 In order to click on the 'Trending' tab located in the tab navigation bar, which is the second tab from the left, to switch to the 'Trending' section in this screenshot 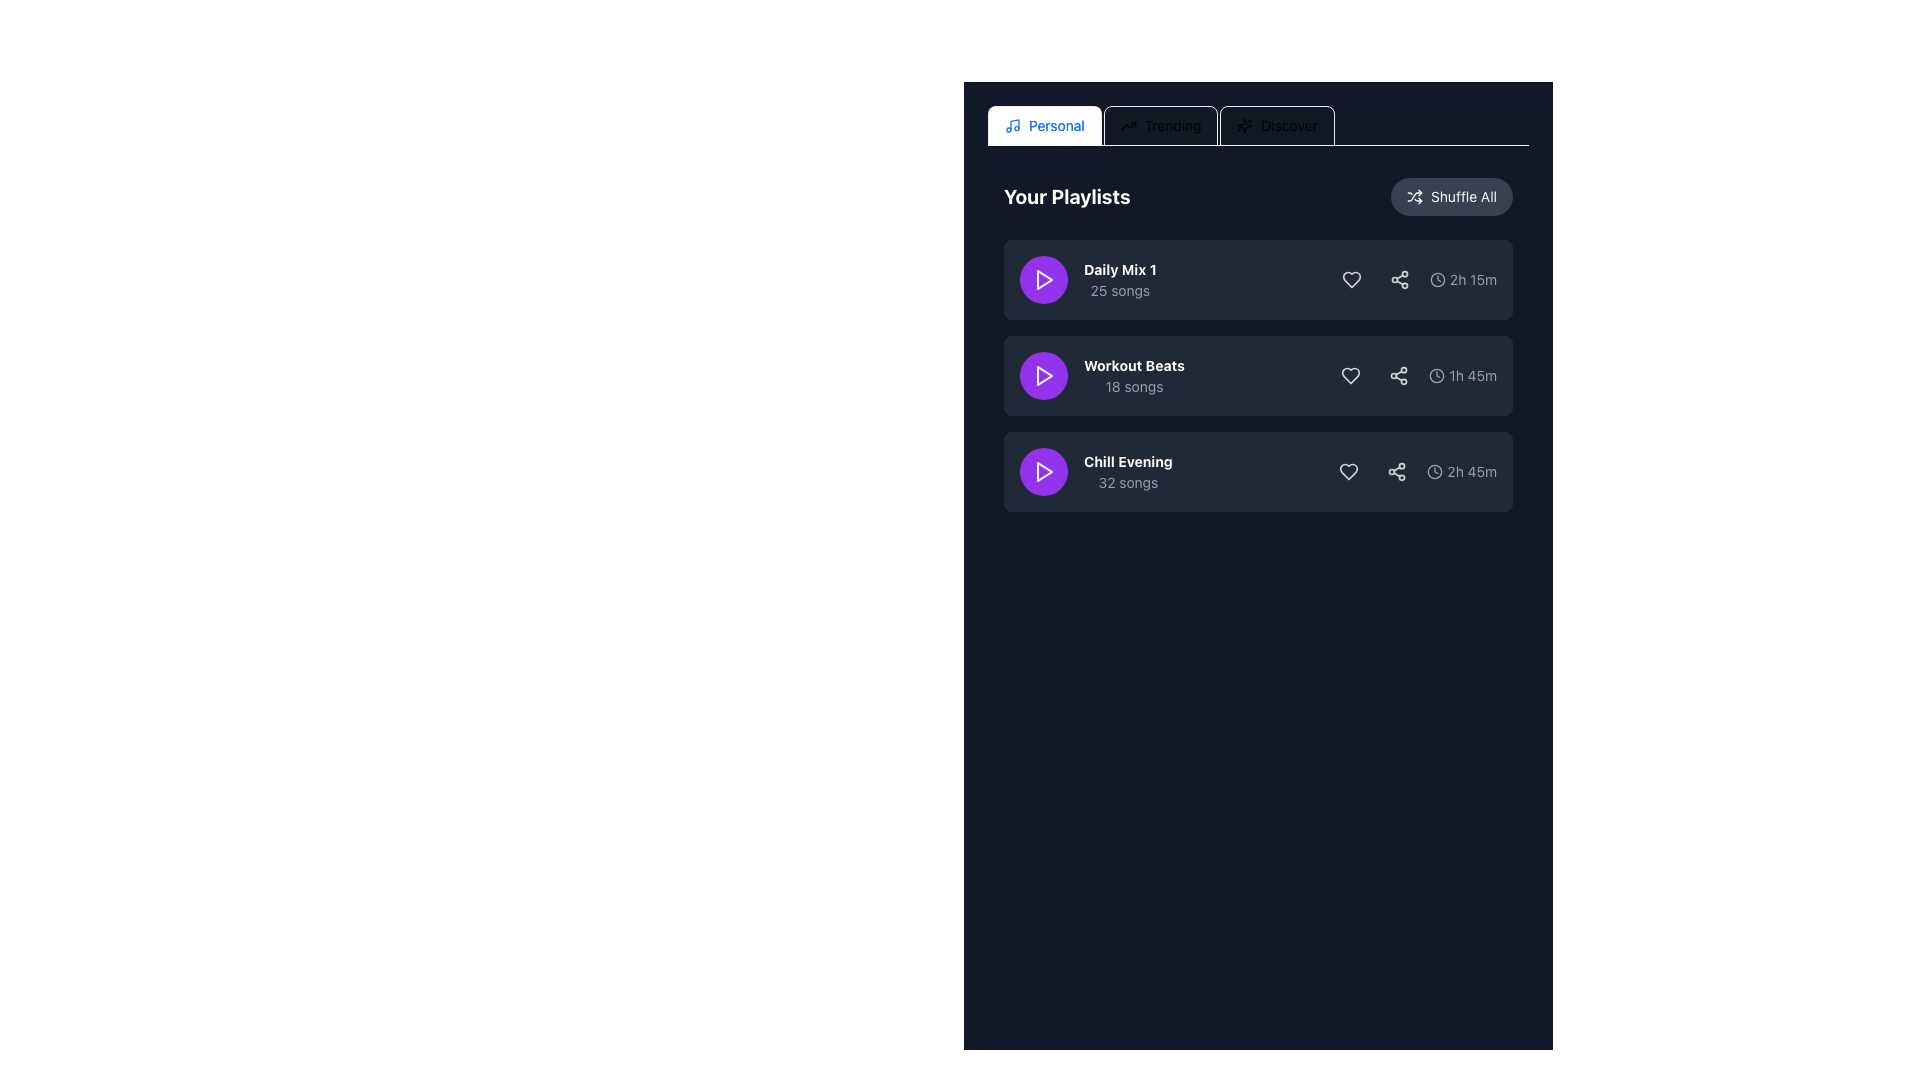, I will do `click(1161, 126)`.